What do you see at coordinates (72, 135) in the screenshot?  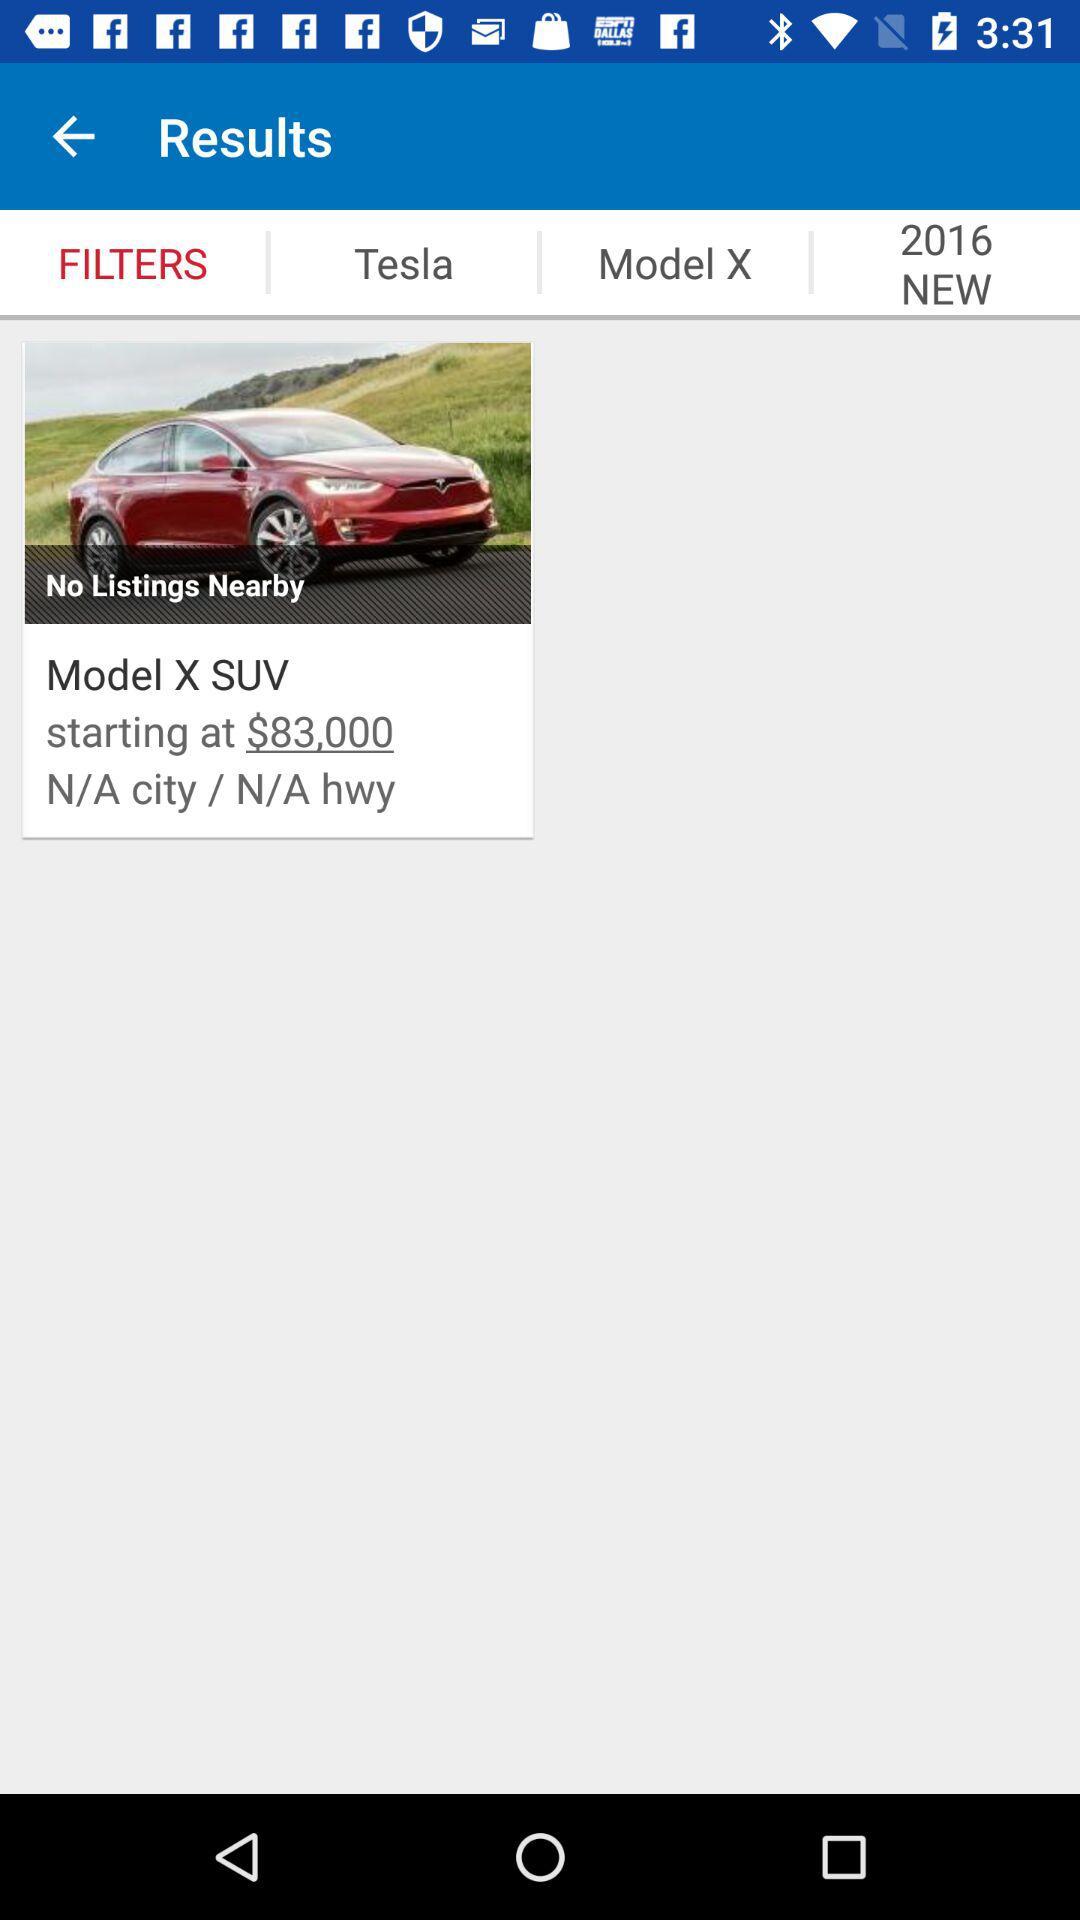 I see `the icon above the filters item` at bounding box center [72, 135].